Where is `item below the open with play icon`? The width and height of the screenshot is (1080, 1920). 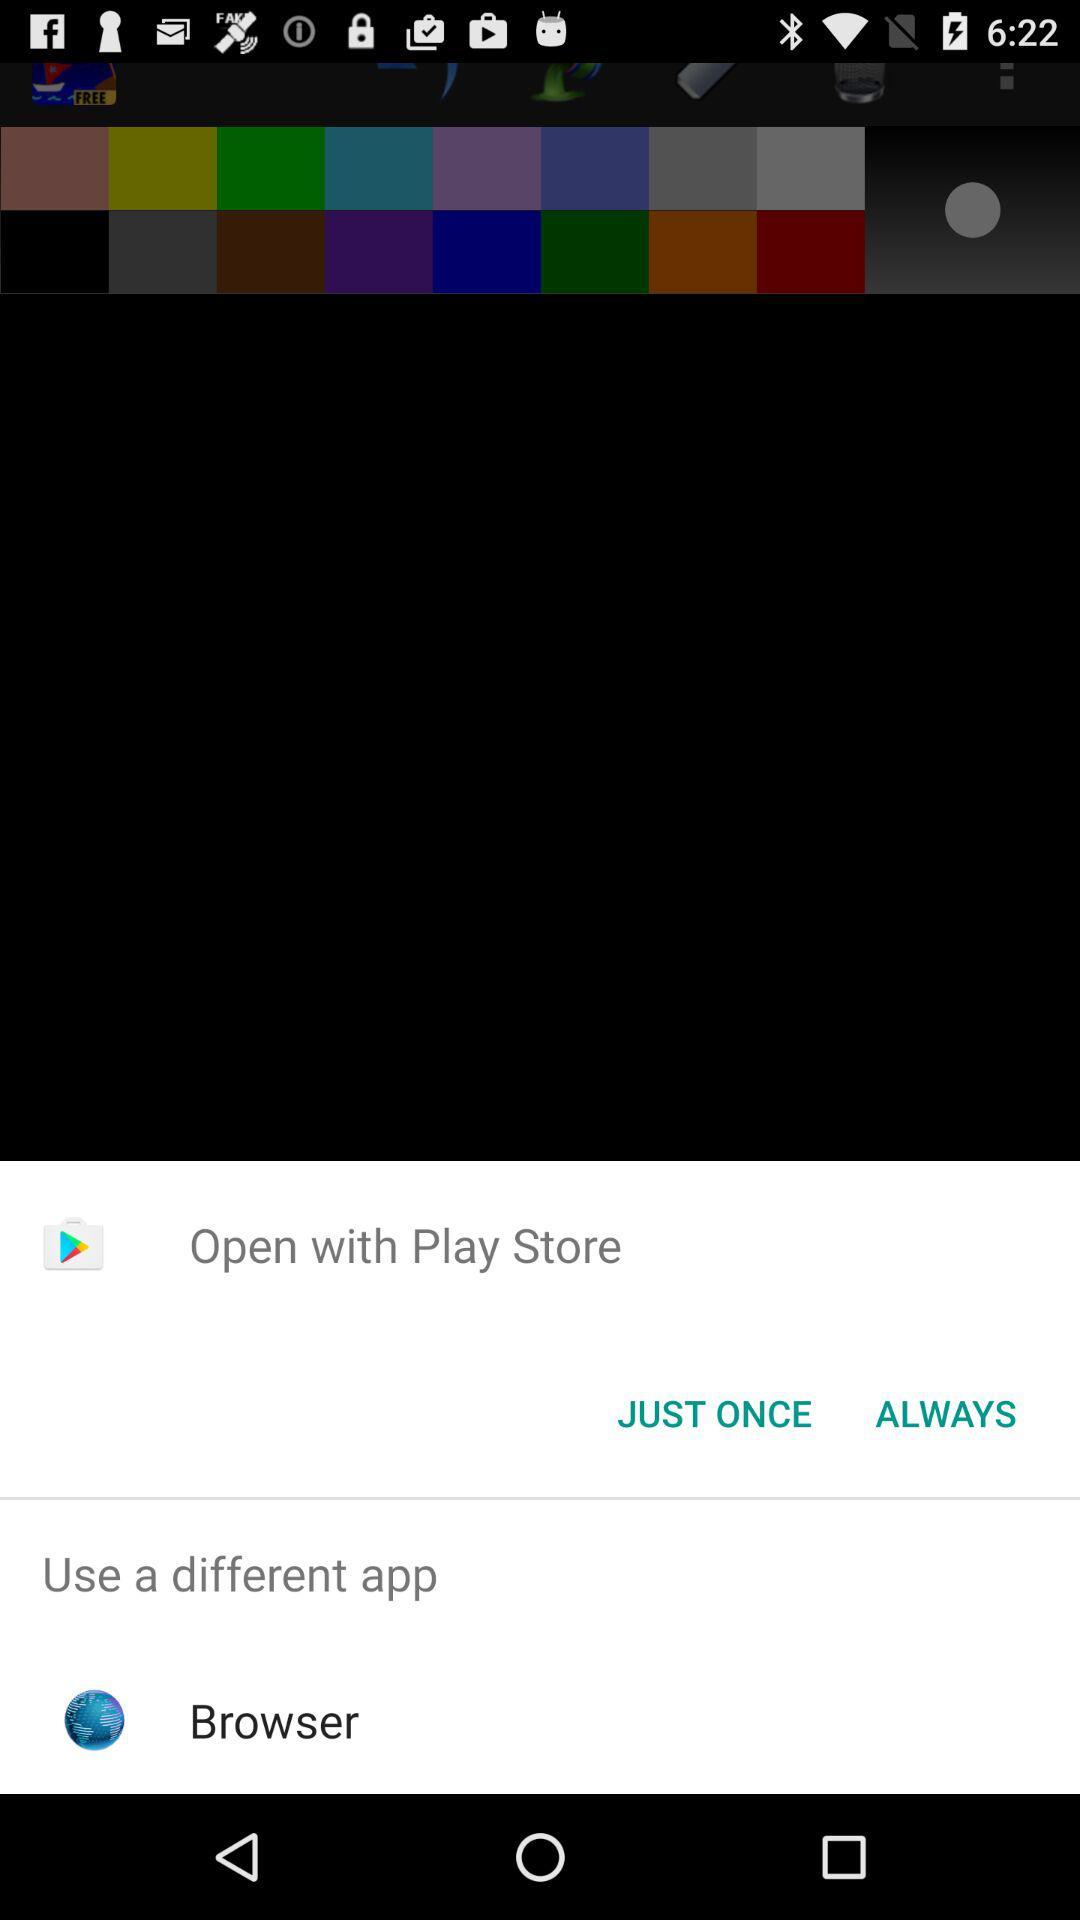
item below the open with play icon is located at coordinates (945, 1411).